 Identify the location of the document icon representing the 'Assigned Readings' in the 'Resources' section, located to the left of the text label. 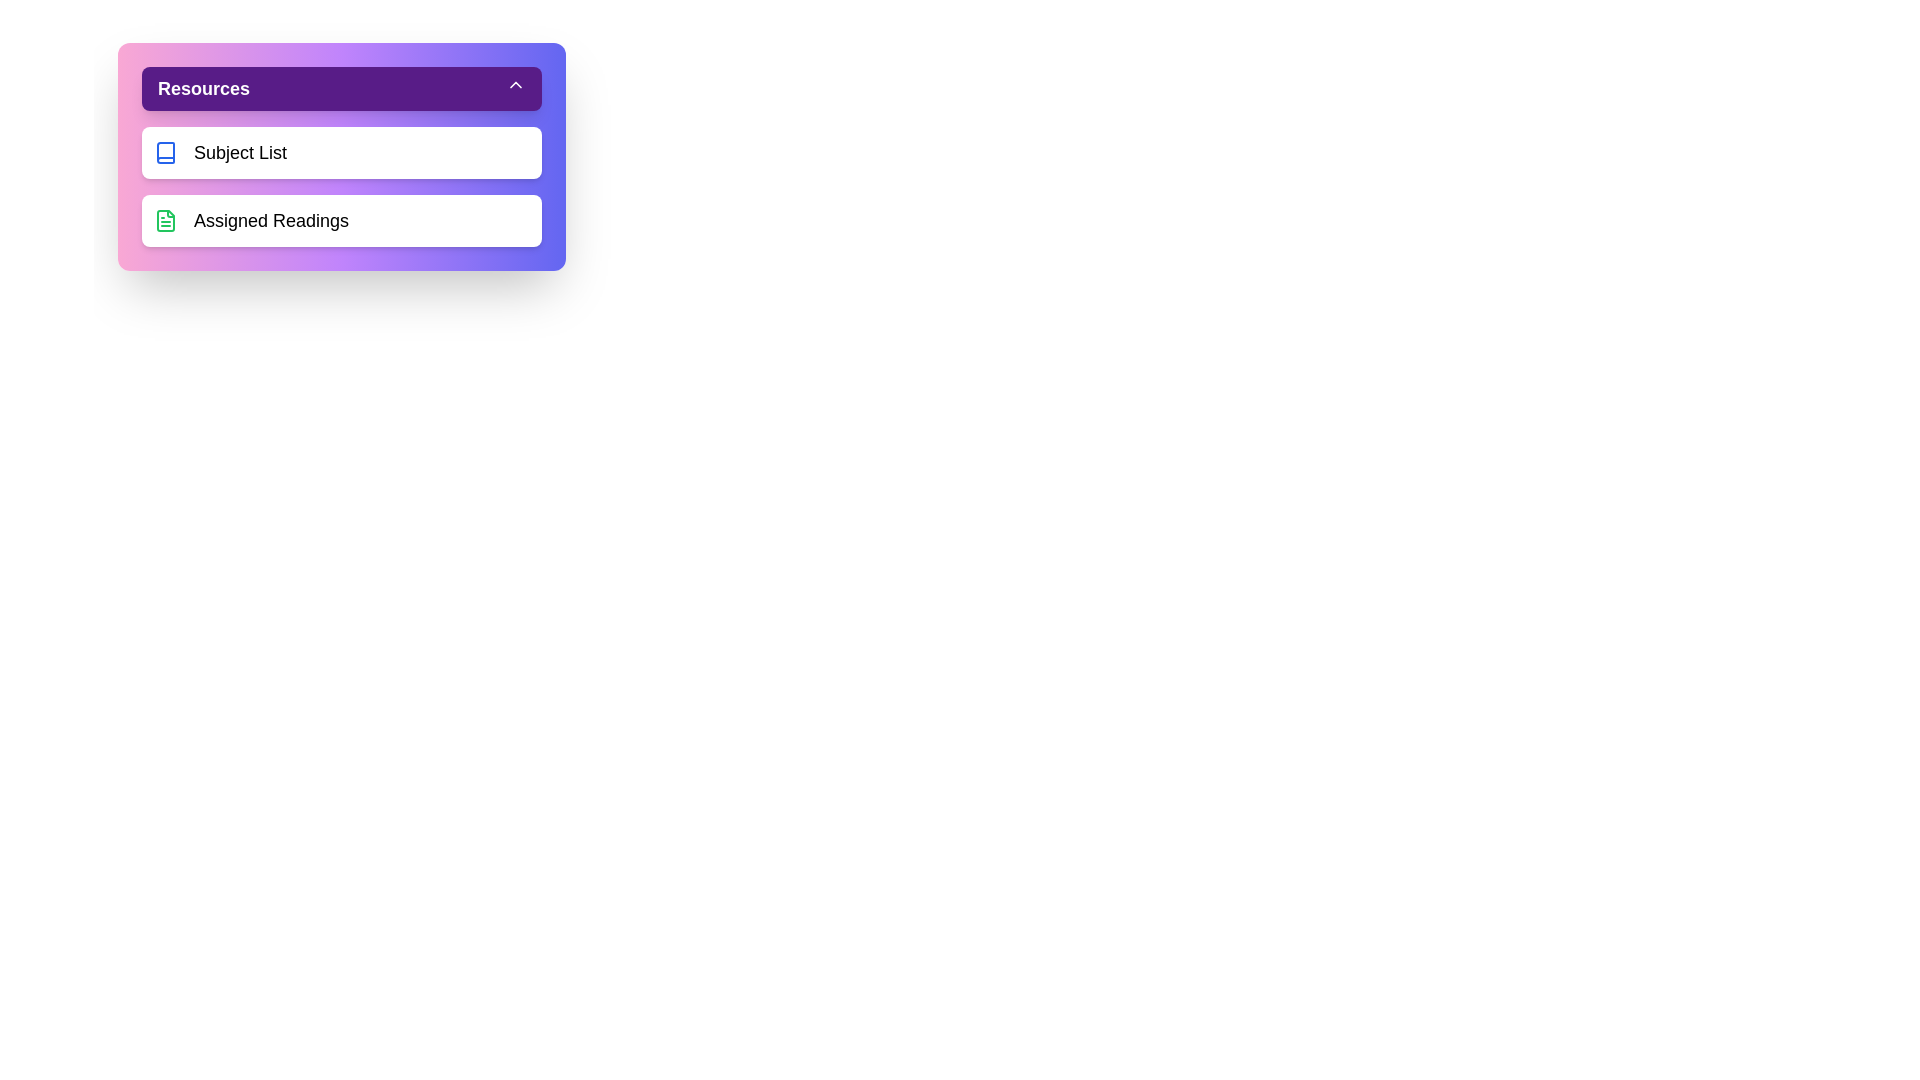
(166, 220).